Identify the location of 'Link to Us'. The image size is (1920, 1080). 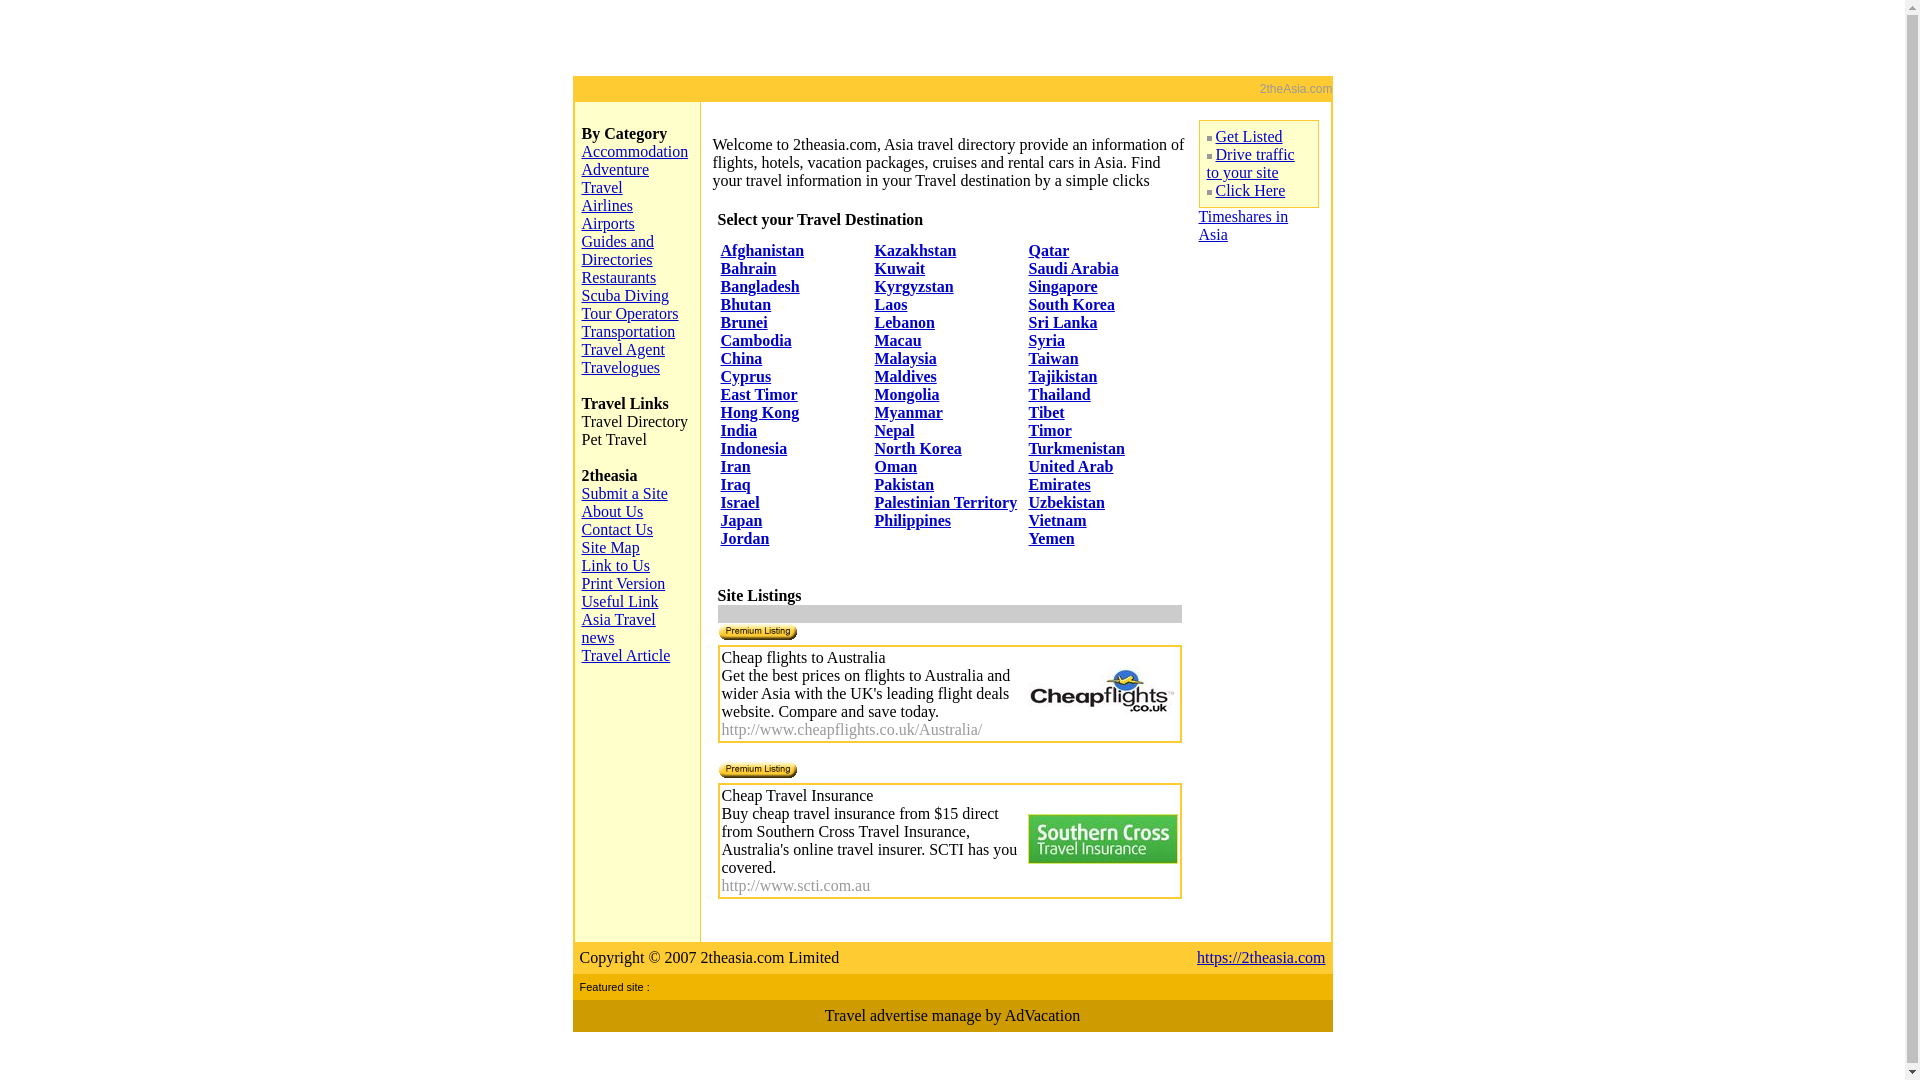
(614, 565).